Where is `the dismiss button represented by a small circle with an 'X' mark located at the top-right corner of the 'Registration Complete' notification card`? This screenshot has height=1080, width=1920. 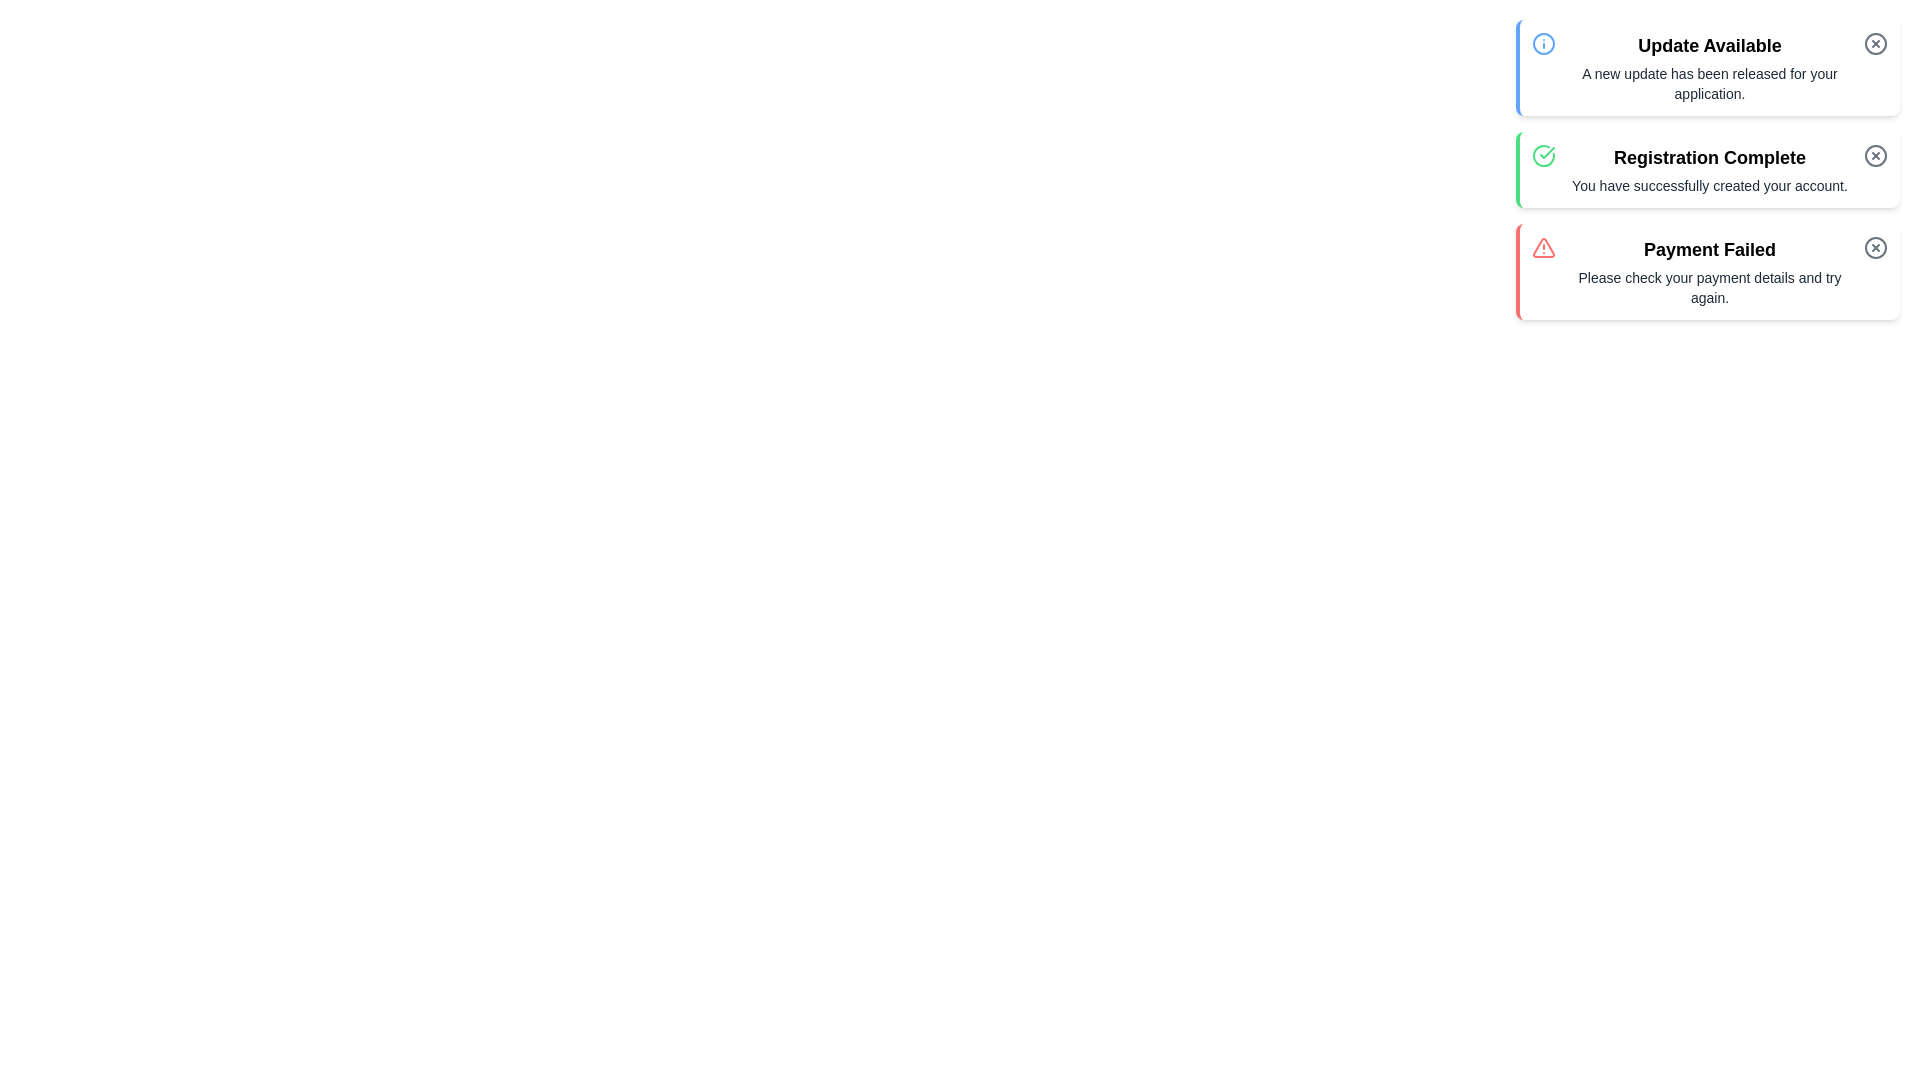
the dismiss button represented by a small circle with an 'X' mark located at the top-right corner of the 'Registration Complete' notification card is located at coordinates (1875, 154).